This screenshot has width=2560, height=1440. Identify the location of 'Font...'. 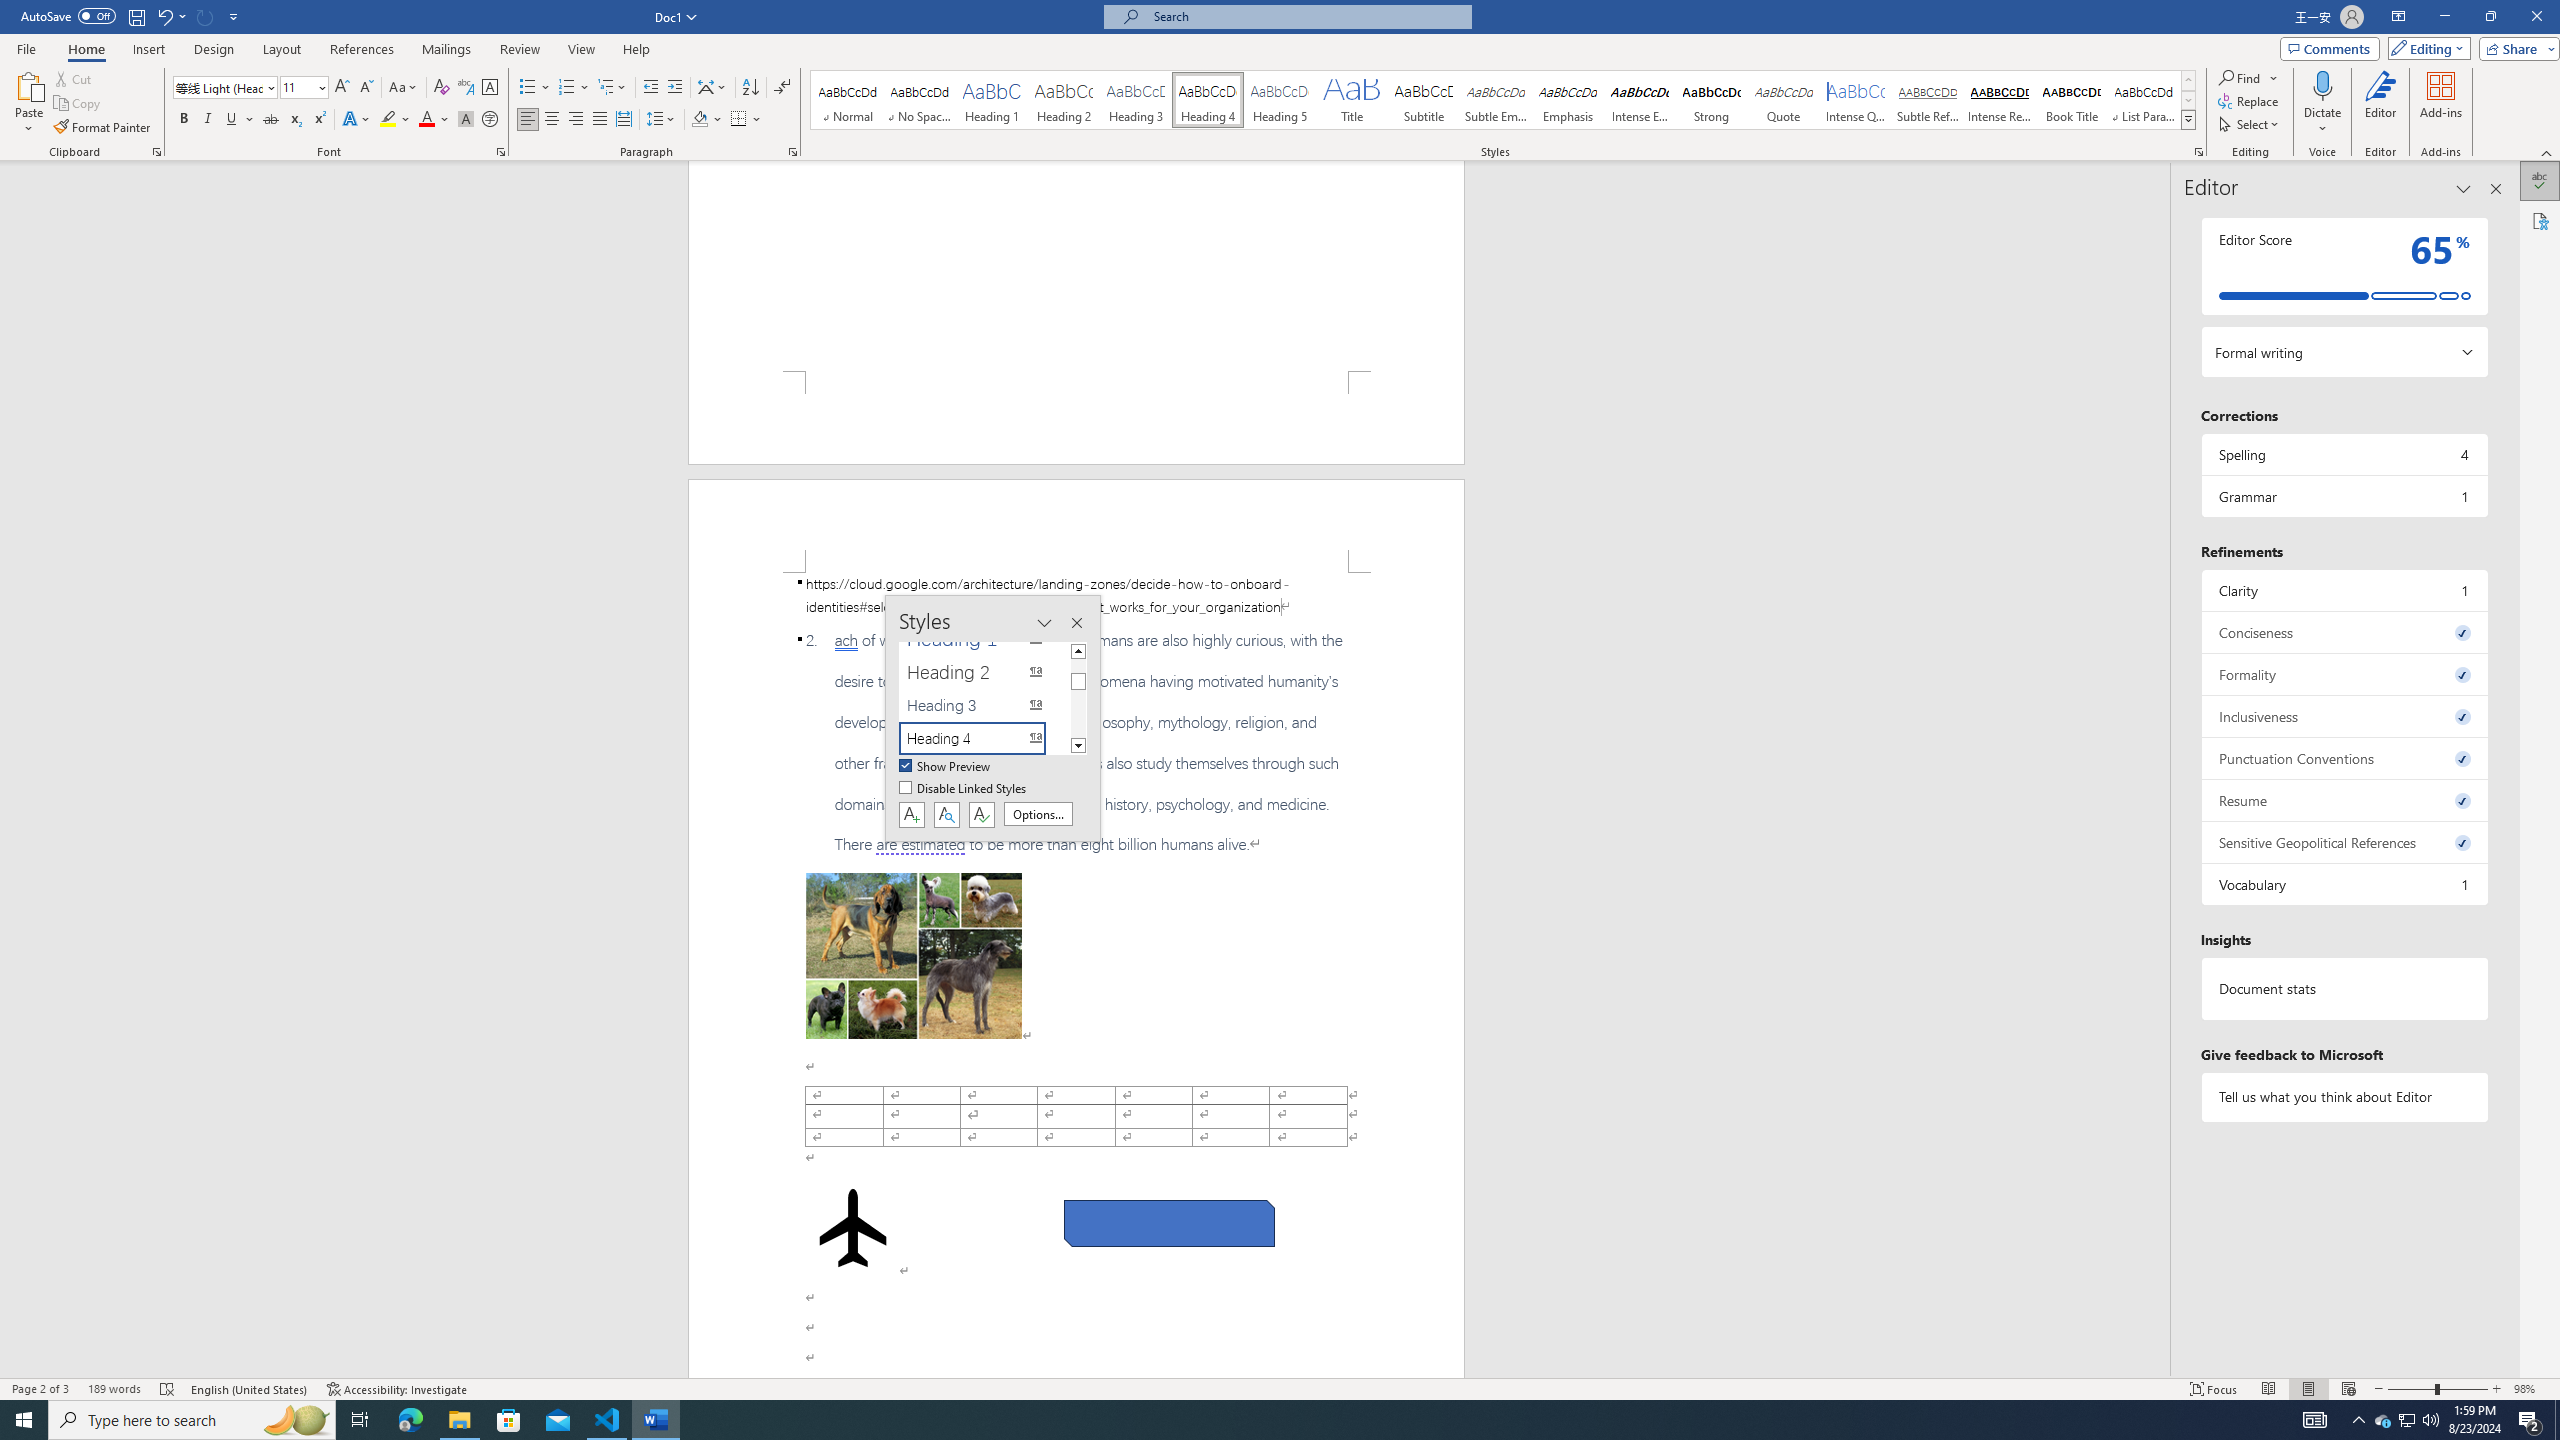
(501, 150).